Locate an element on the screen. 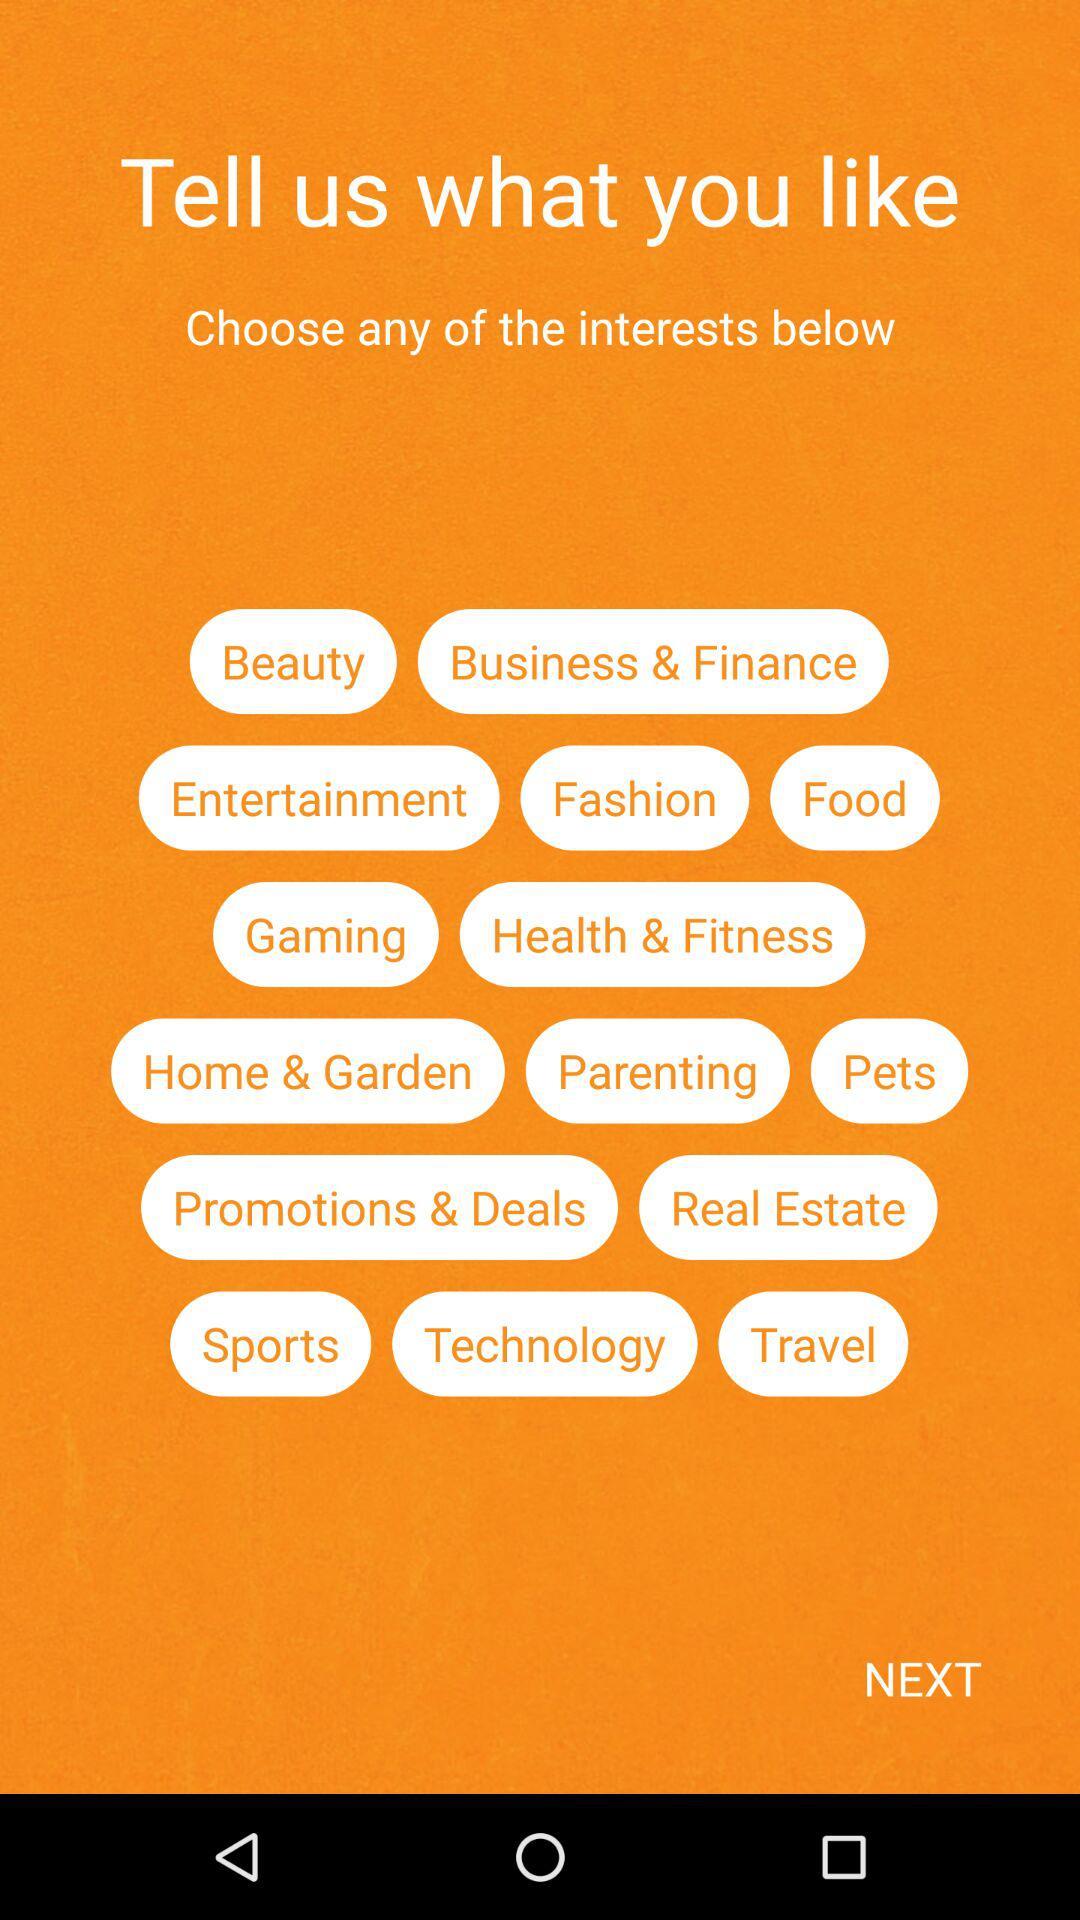 Image resolution: width=1080 pixels, height=1920 pixels. item below the beauty item is located at coordinates (318, 796).